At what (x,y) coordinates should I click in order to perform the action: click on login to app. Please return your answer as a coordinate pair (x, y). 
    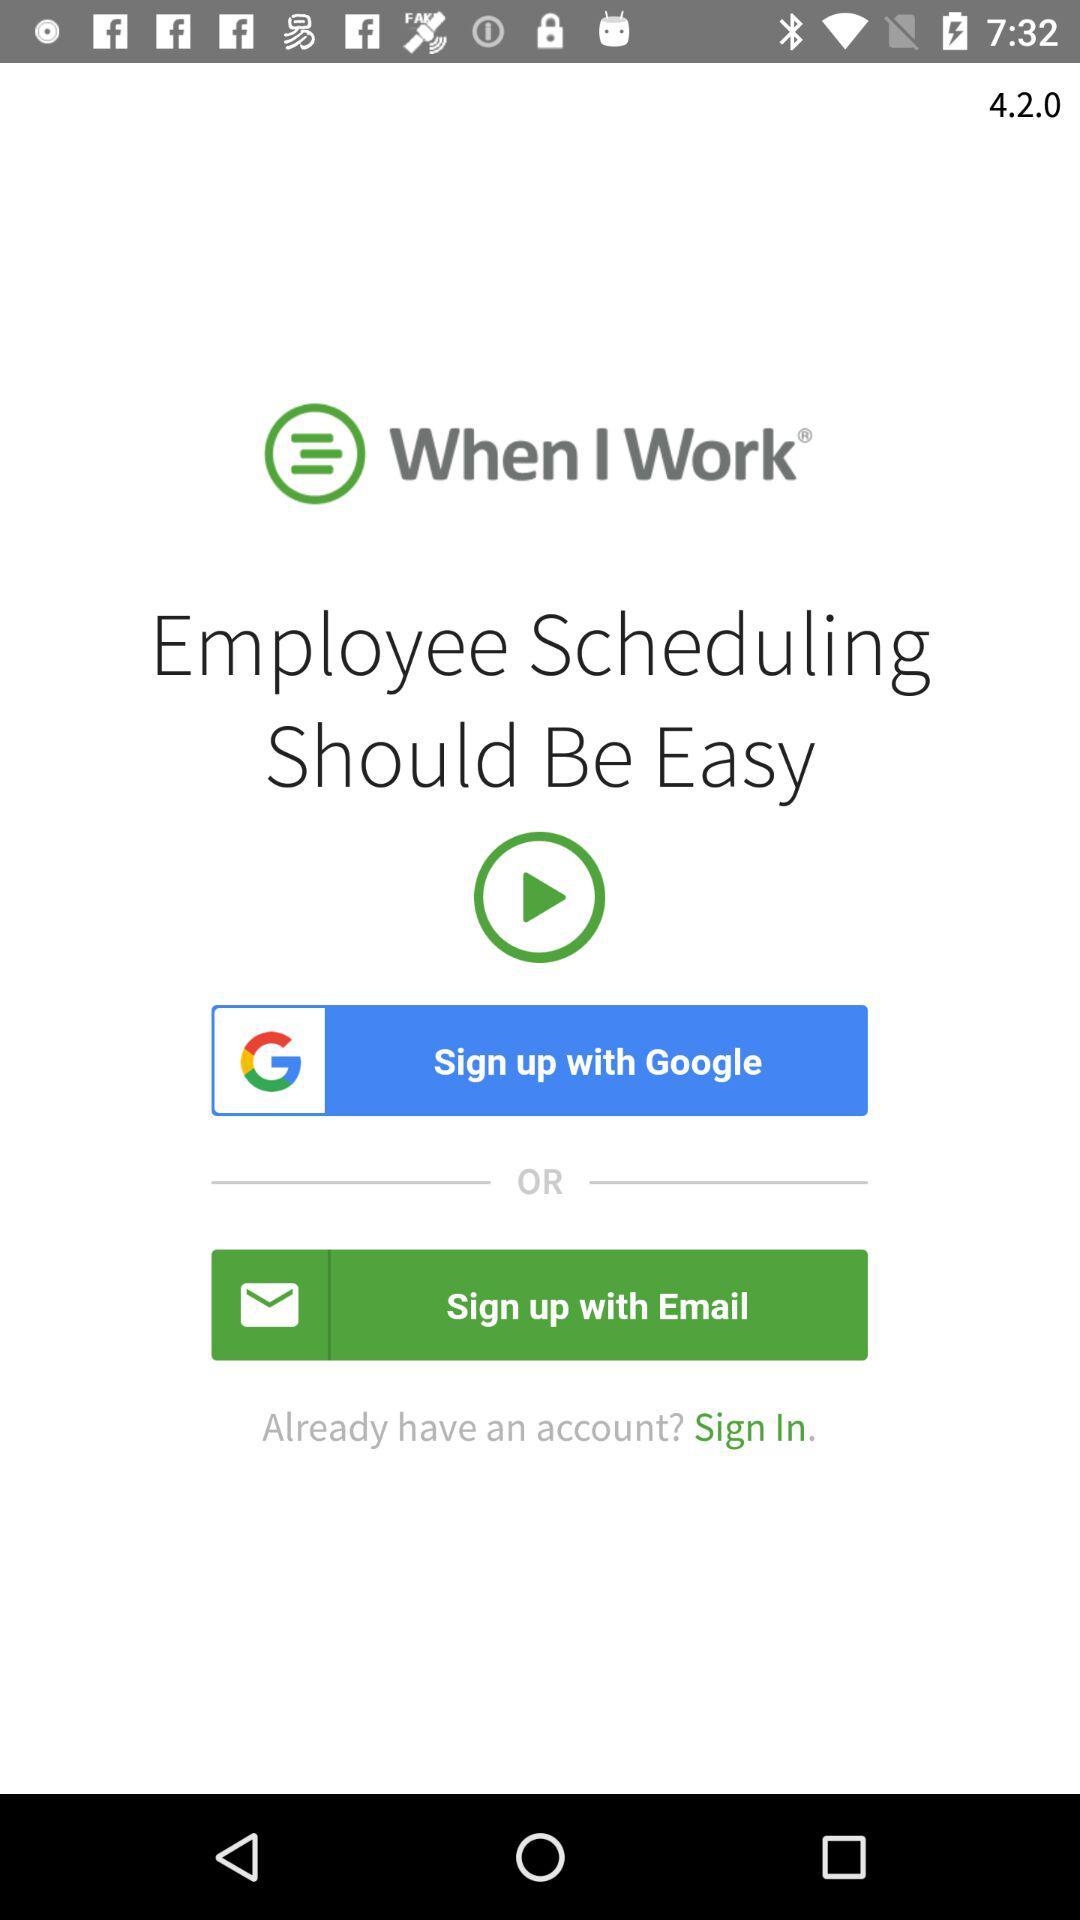
    Looking at the image, I should click on (538, 896).